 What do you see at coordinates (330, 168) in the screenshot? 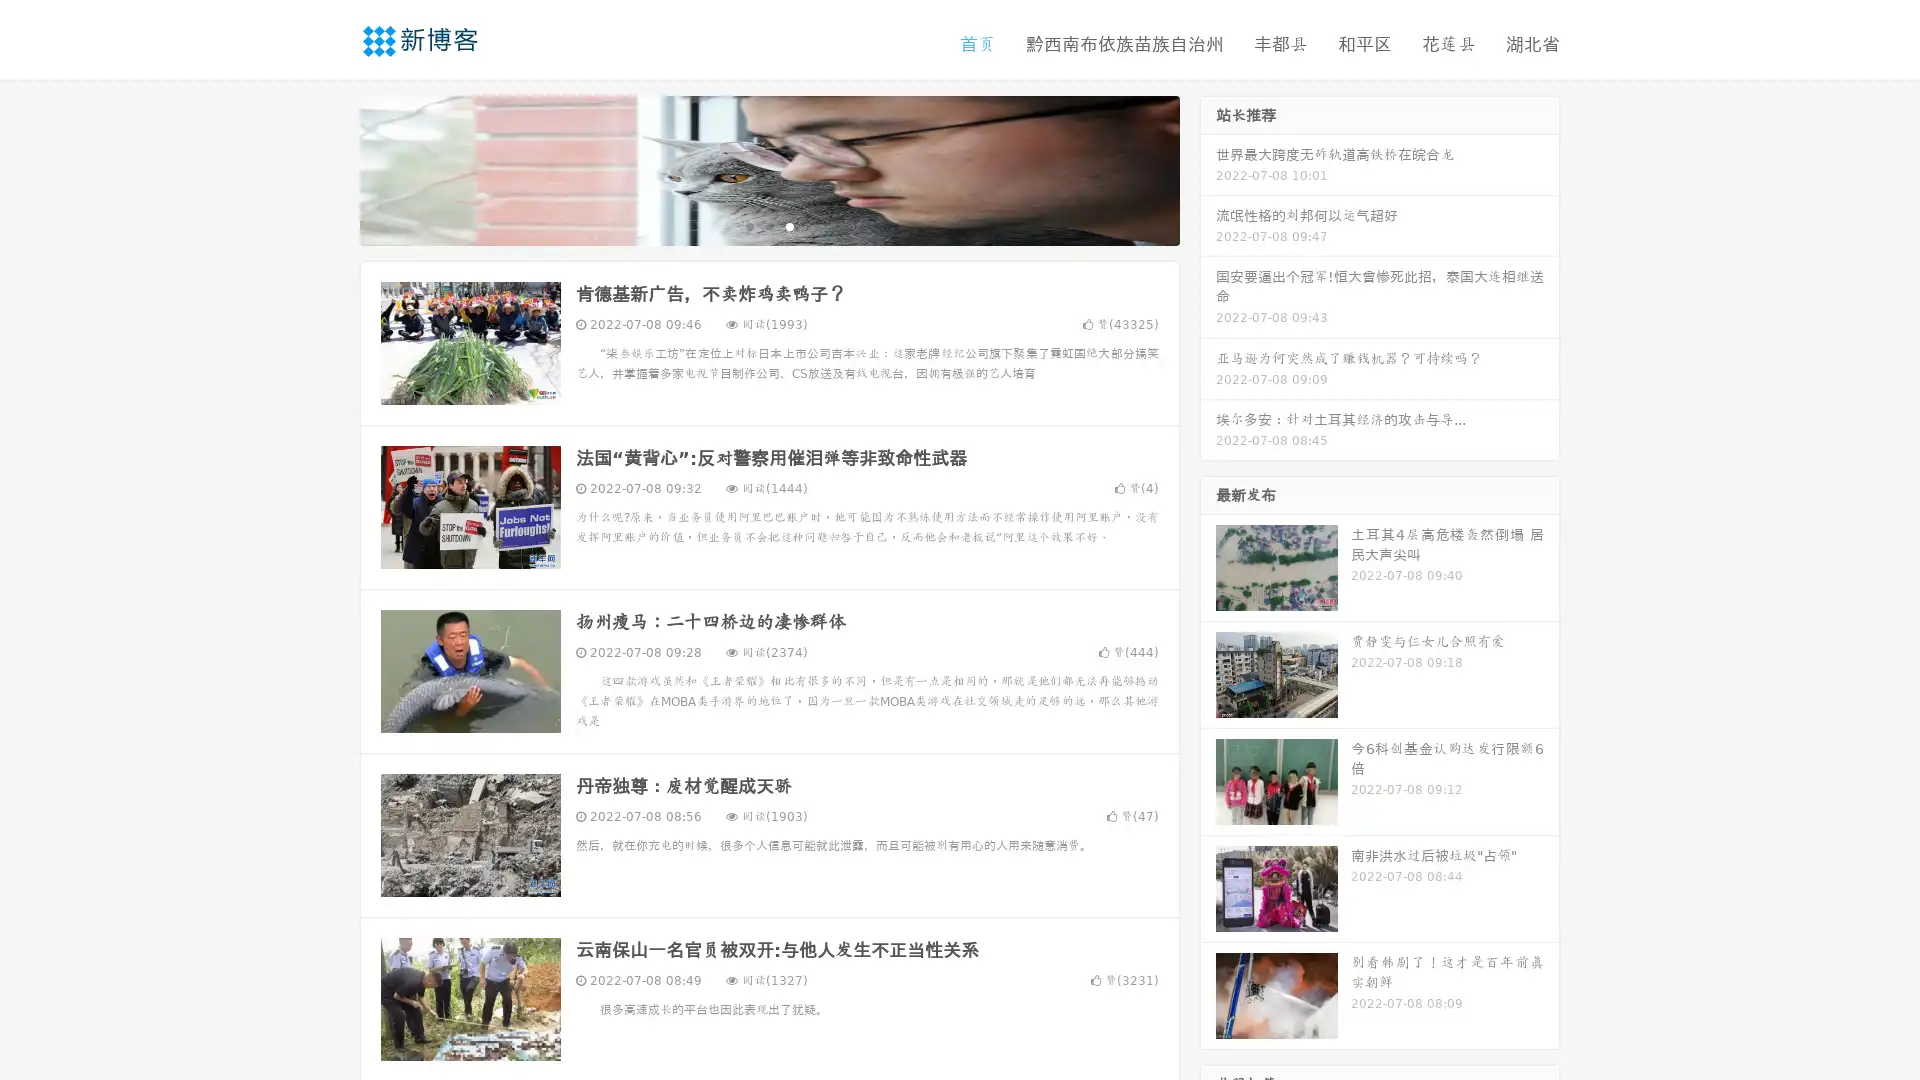
I see `Previous slide` at bounding box center [330, 168].